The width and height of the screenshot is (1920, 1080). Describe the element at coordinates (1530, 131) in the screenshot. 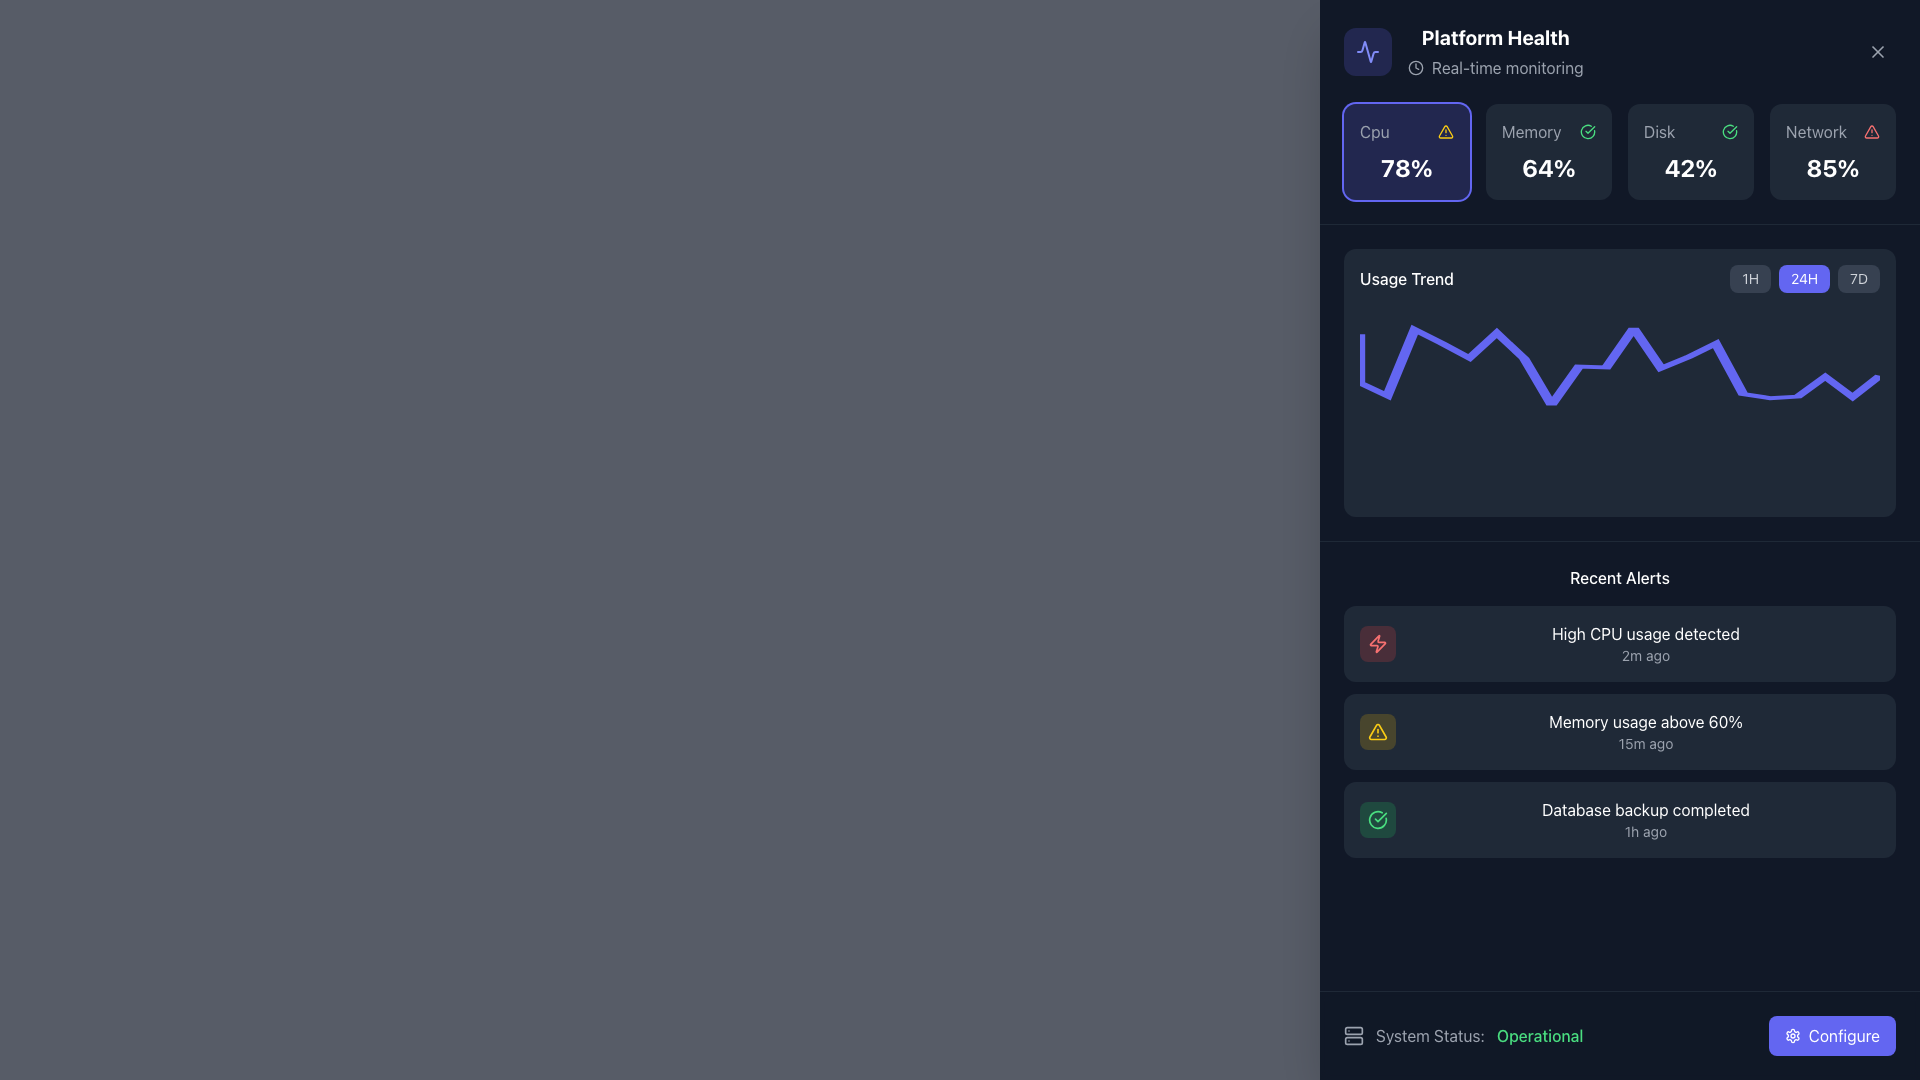

I see `the Memory usage statistics label located in the second segment under the 'Platform Health' heading` at that location.